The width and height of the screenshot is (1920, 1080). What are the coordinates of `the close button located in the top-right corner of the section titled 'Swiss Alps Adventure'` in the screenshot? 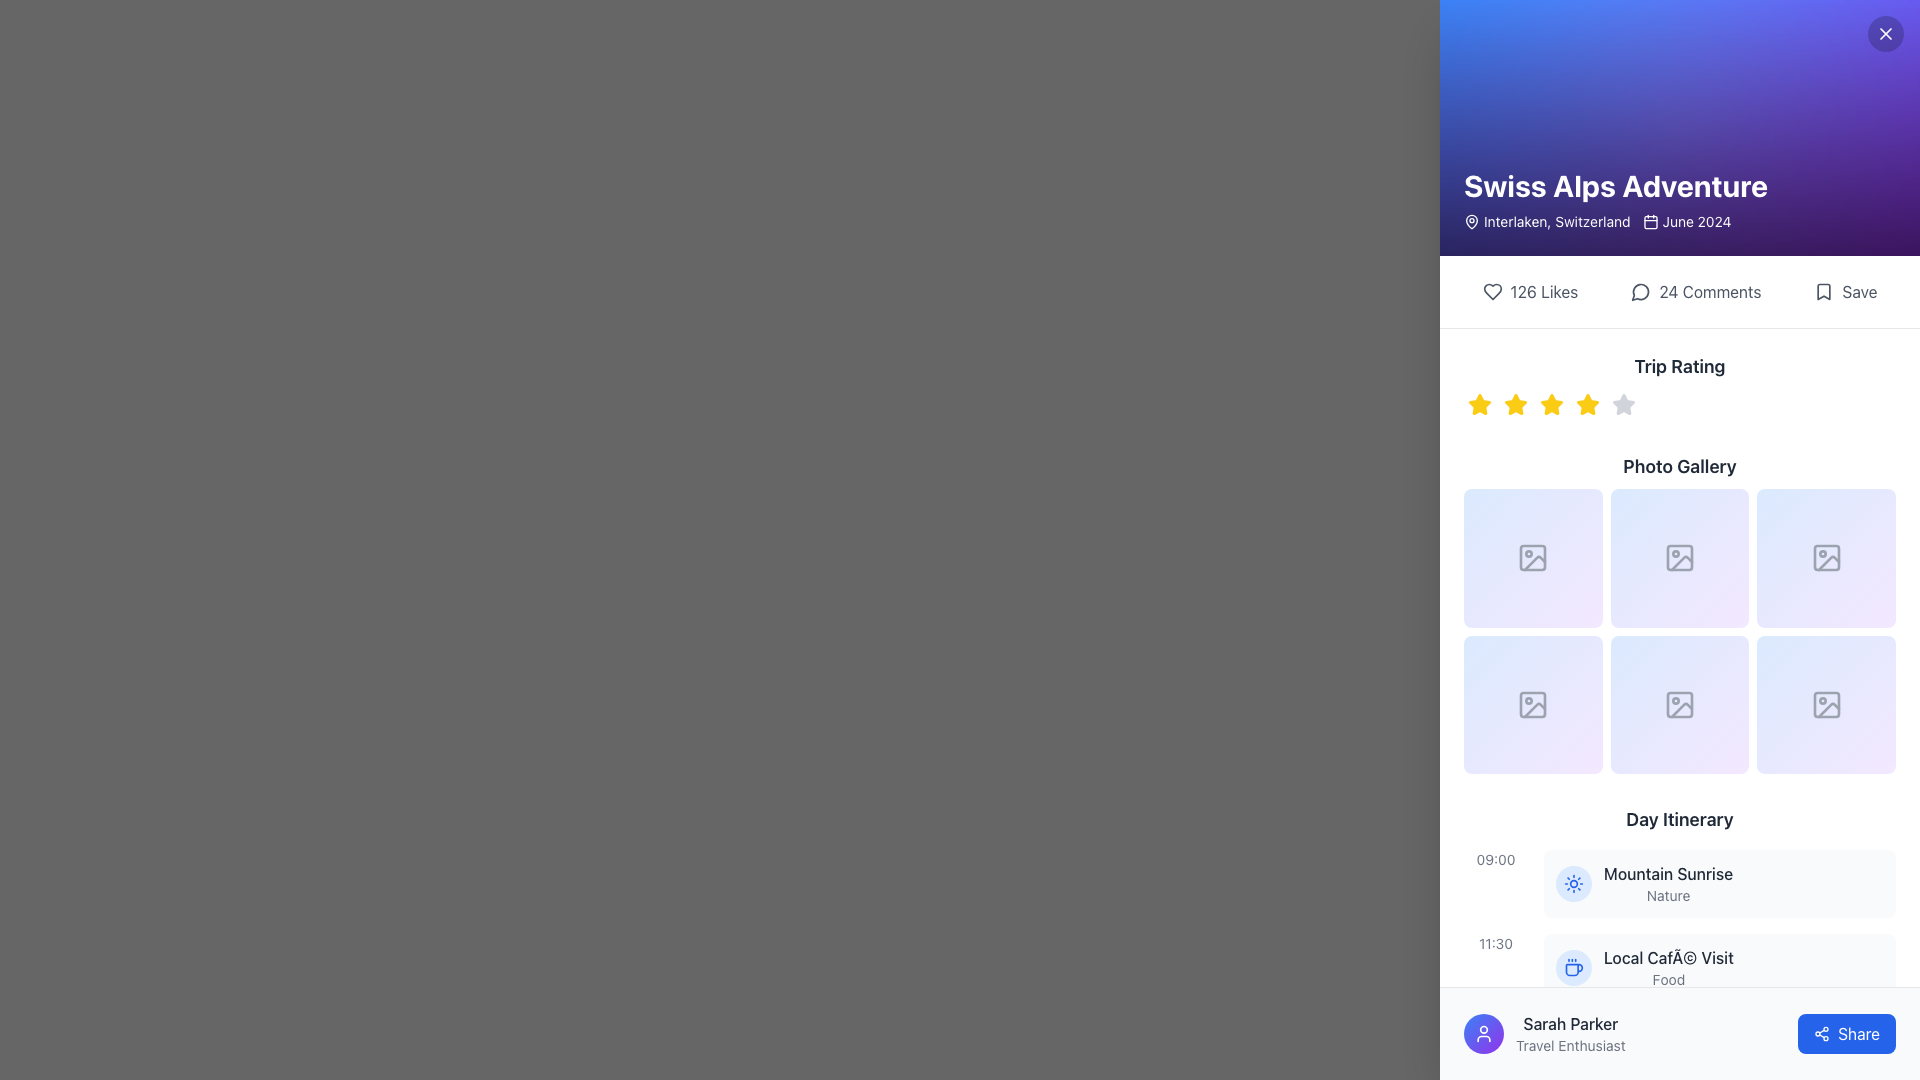 It's located at (1885, 34).